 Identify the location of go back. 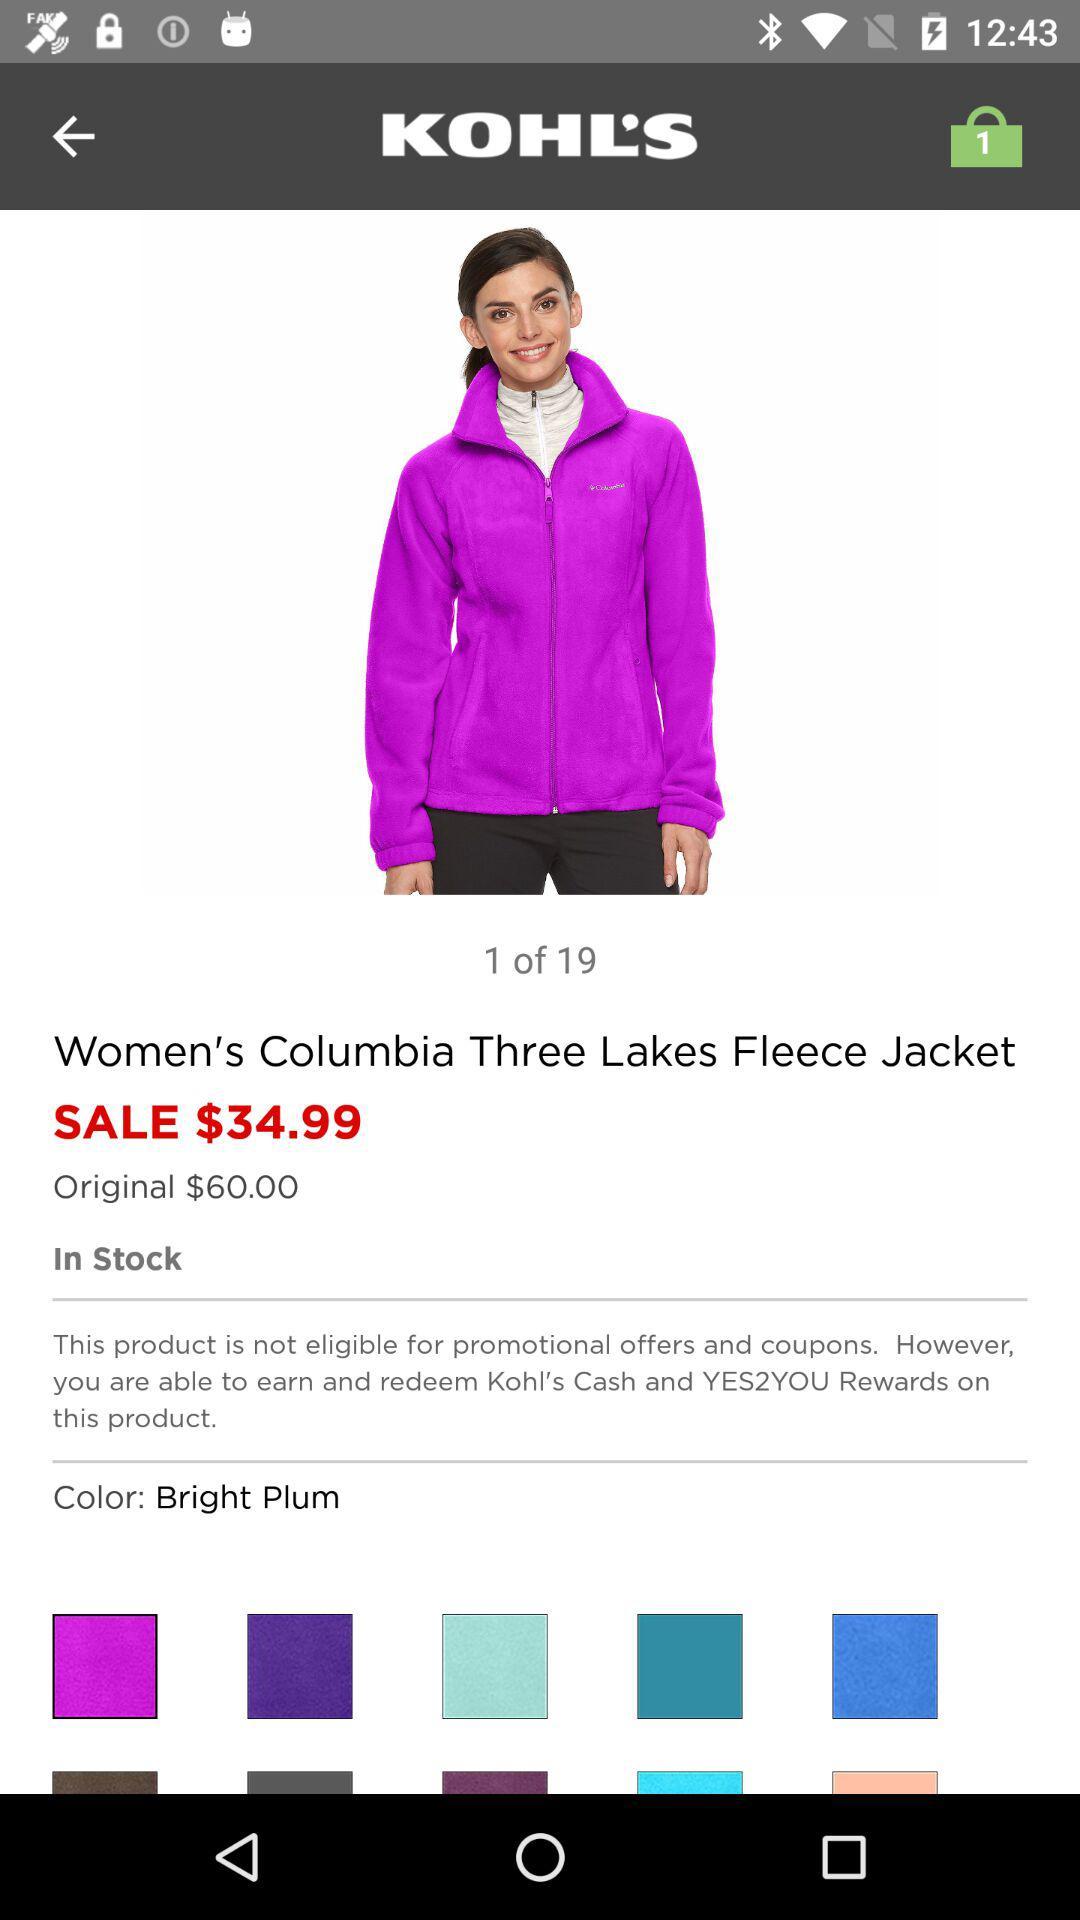
(72, 135).